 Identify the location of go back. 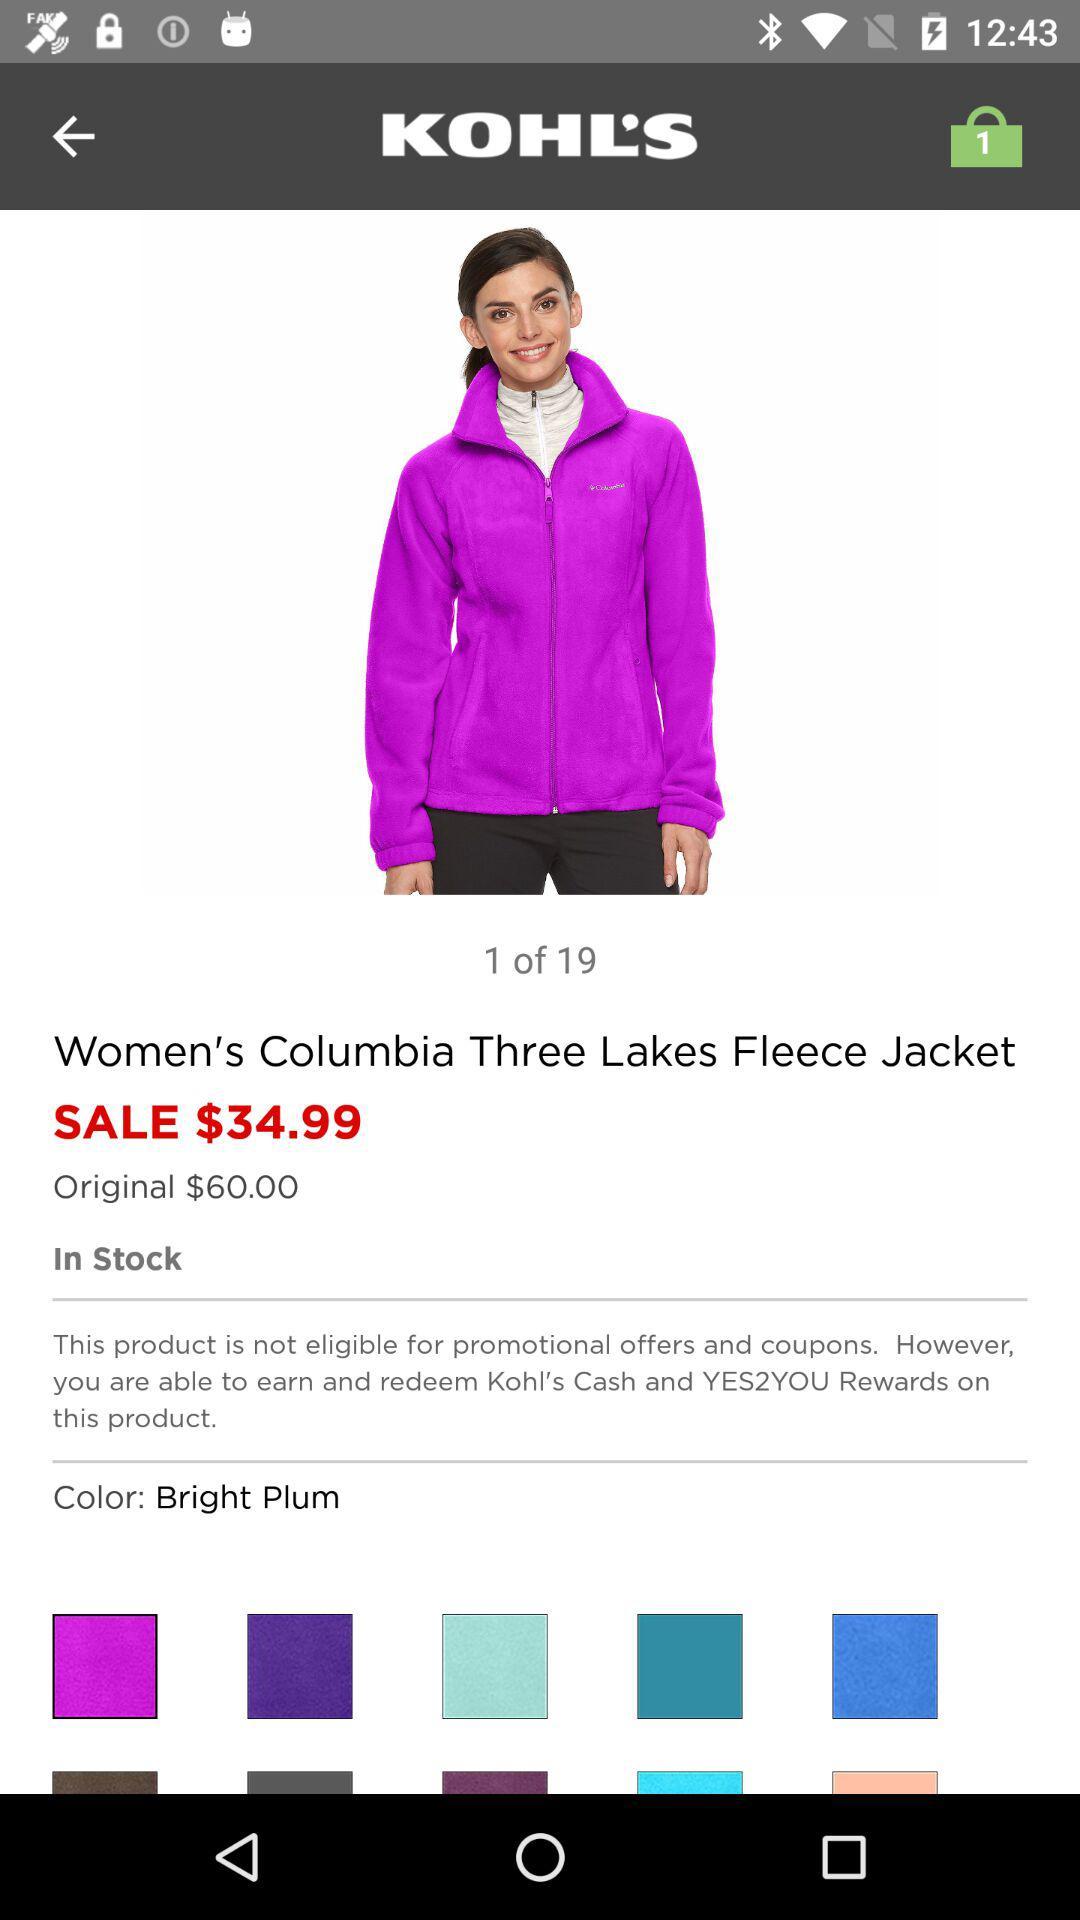
(72, 135).